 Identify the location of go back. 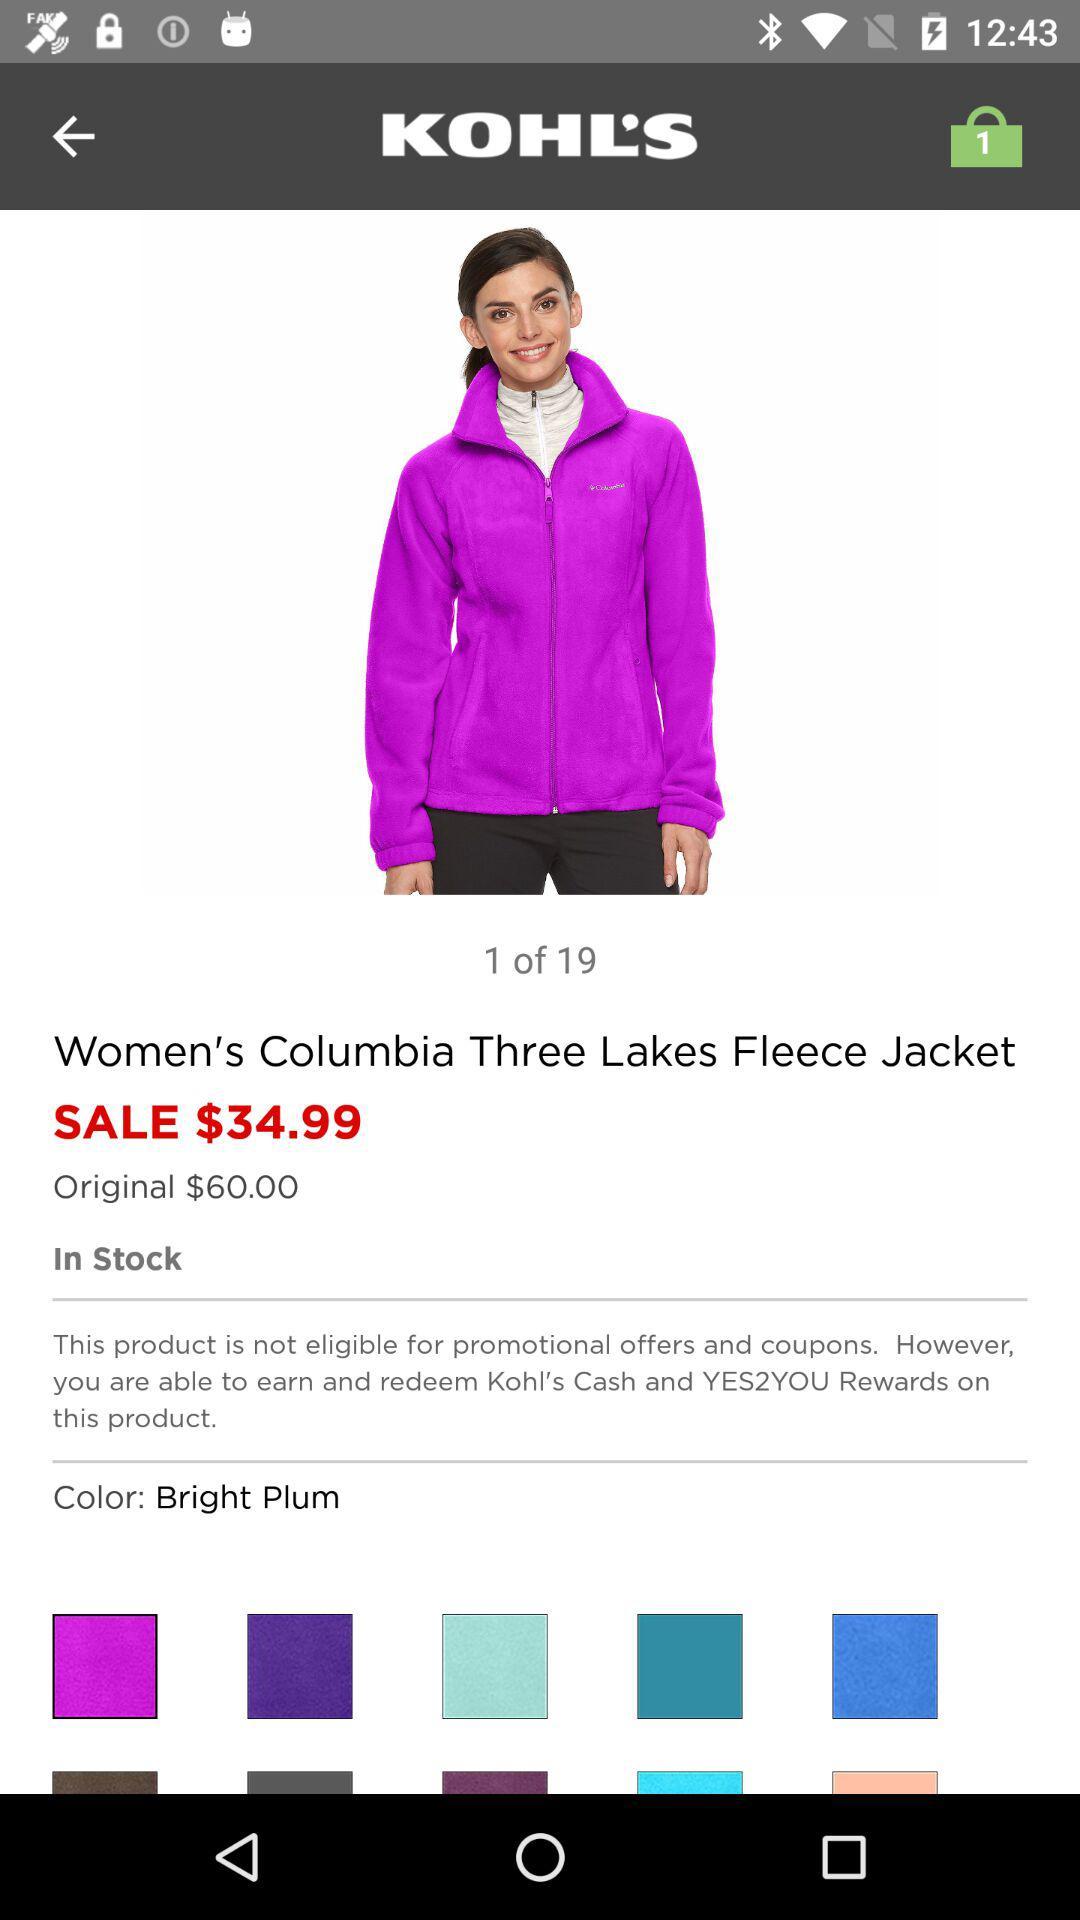
(72, 135).